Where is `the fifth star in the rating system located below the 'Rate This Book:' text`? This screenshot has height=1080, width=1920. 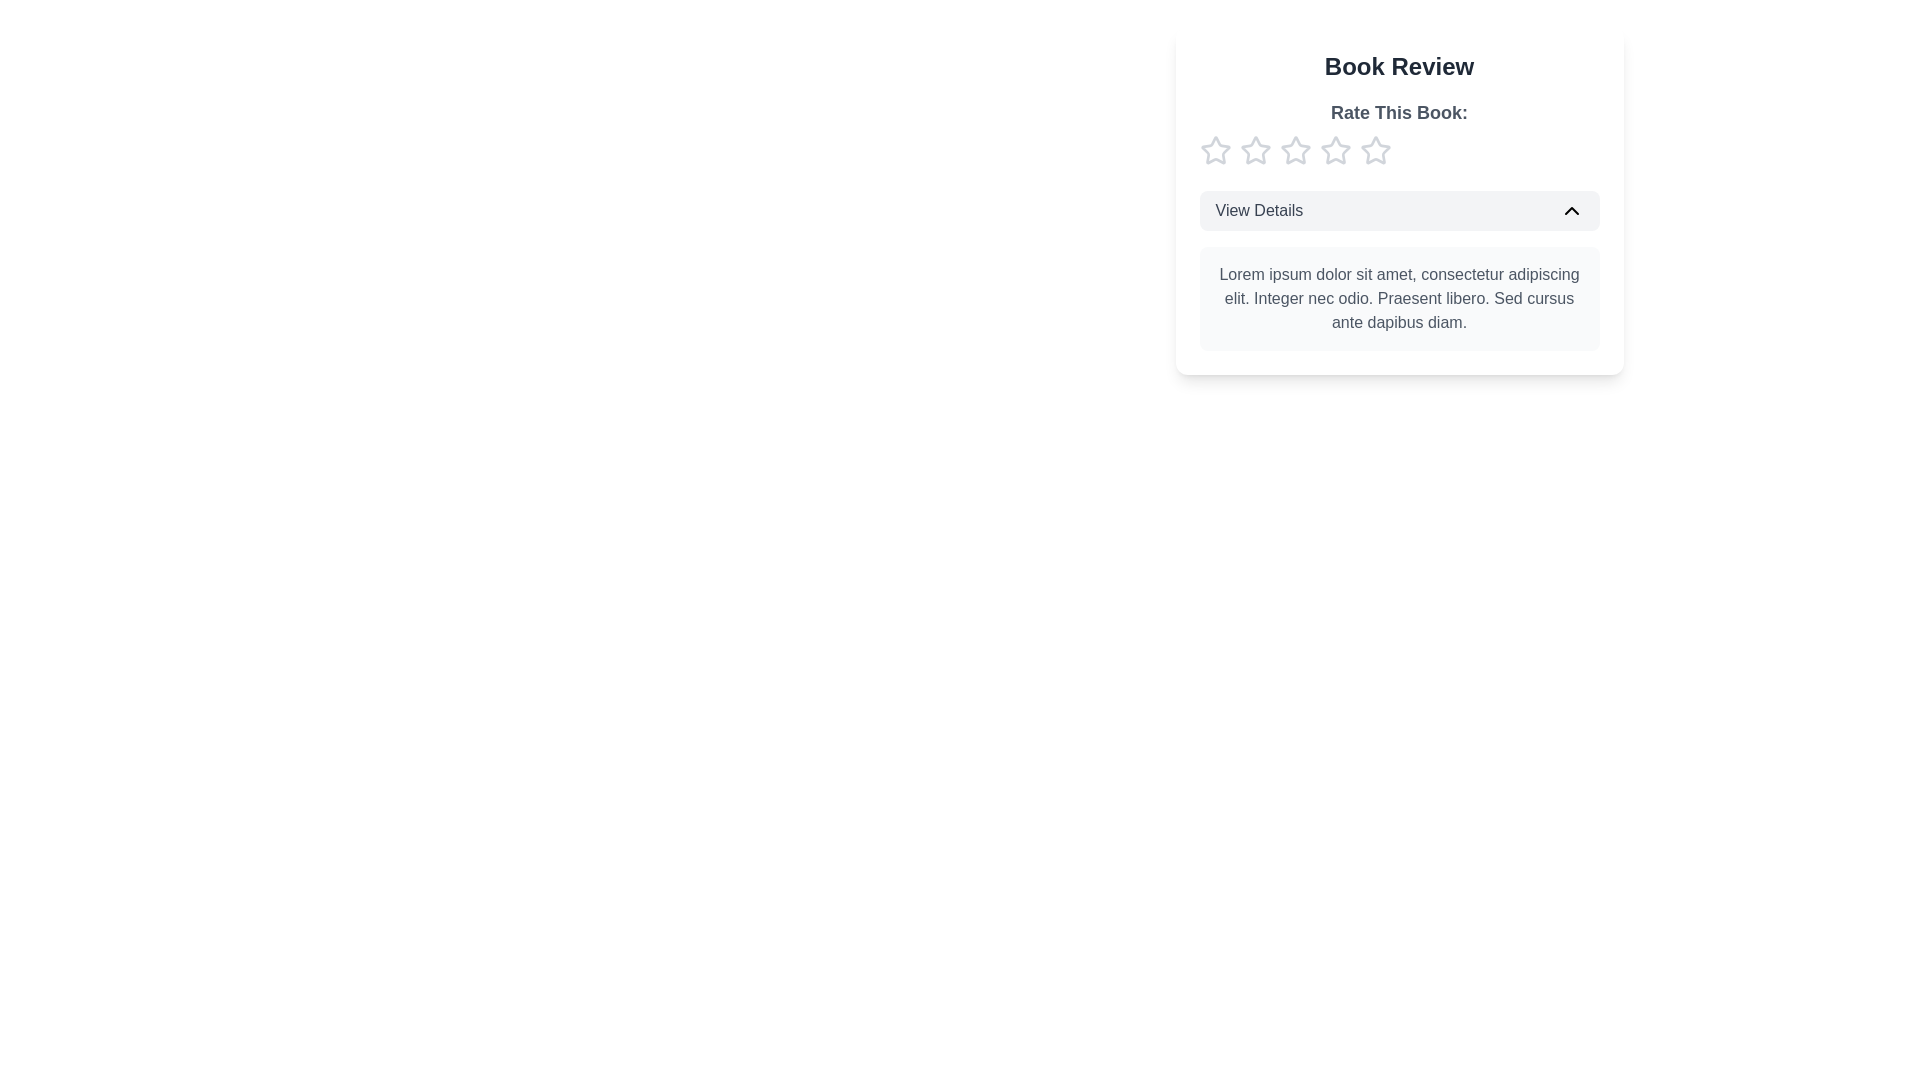
the fifth star in the rating system located below the 'Rate This Book:' text is located at coordinates (1374, 149).